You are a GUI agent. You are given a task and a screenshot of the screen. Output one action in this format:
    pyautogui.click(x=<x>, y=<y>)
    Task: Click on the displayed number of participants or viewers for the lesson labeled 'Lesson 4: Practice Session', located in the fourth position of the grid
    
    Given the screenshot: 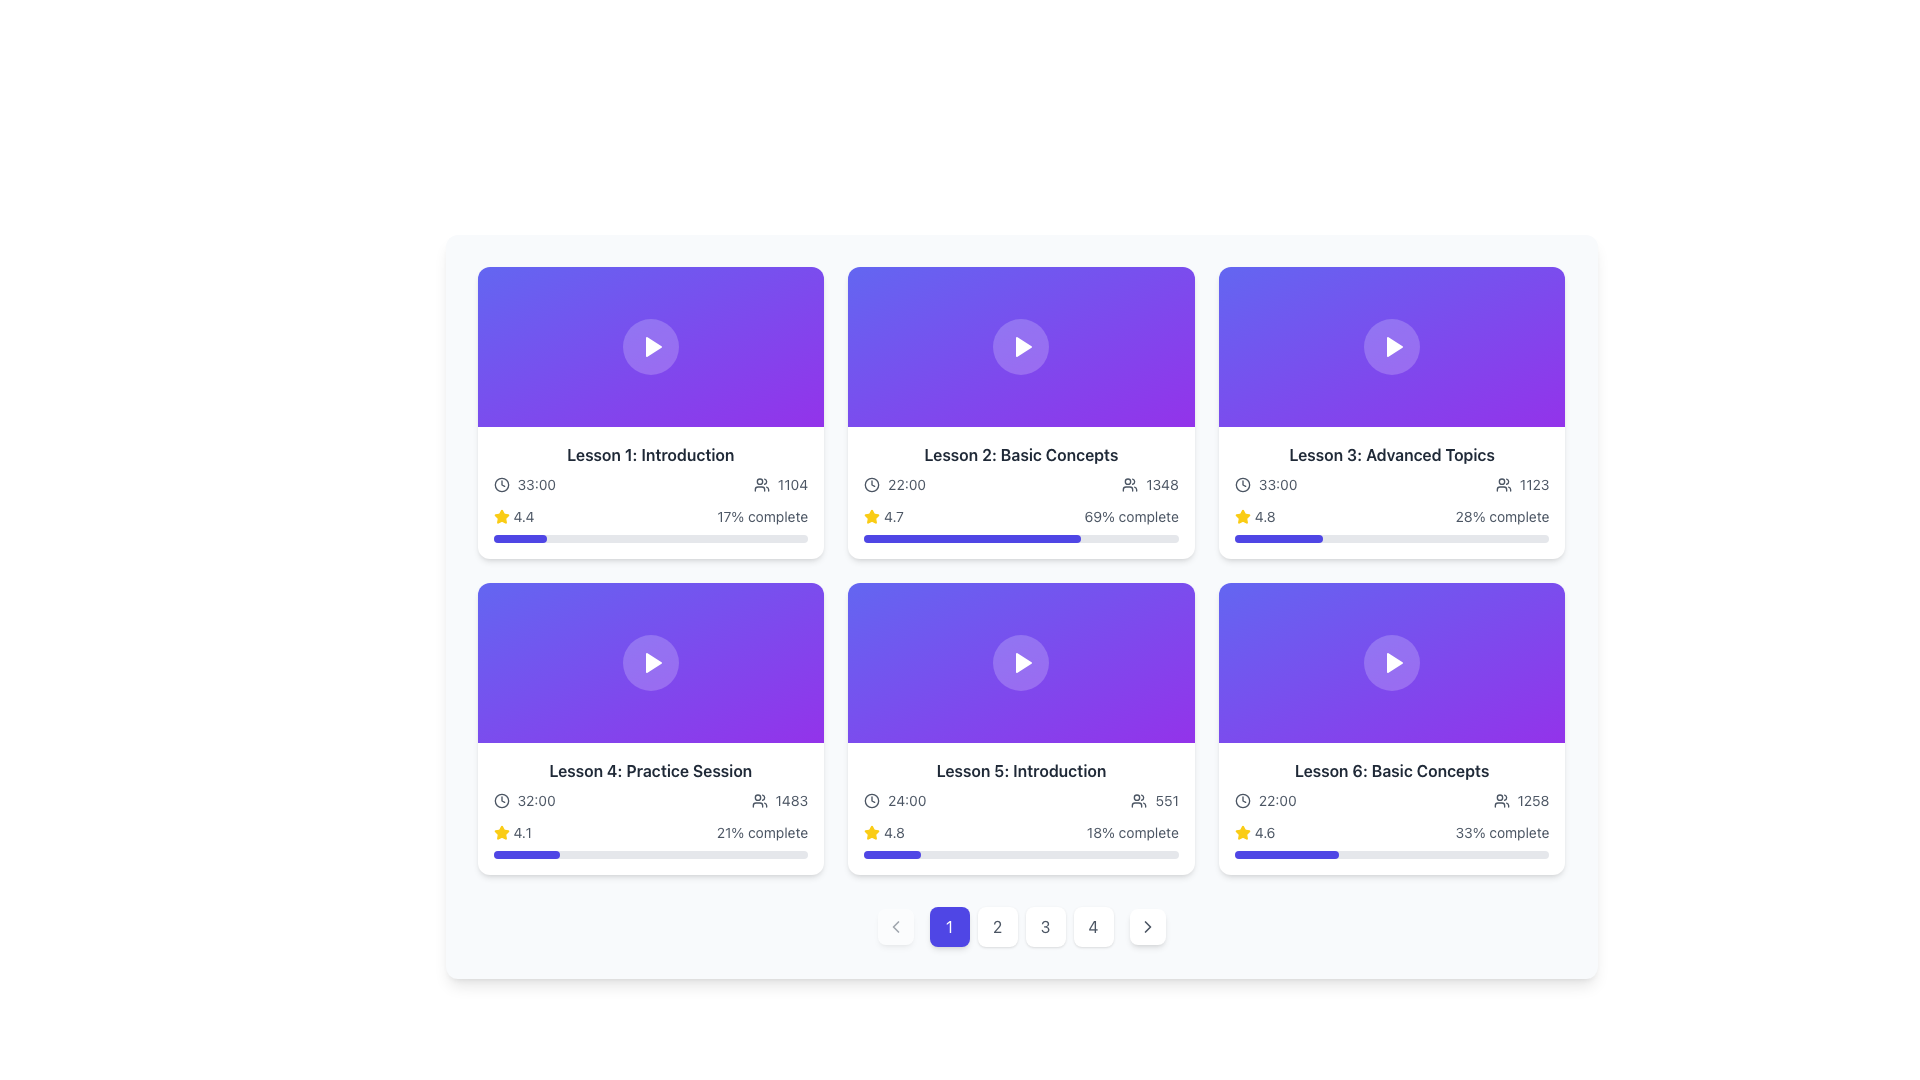 What is the action you would take?
    pyautogui.click(x=778, y=800)
    